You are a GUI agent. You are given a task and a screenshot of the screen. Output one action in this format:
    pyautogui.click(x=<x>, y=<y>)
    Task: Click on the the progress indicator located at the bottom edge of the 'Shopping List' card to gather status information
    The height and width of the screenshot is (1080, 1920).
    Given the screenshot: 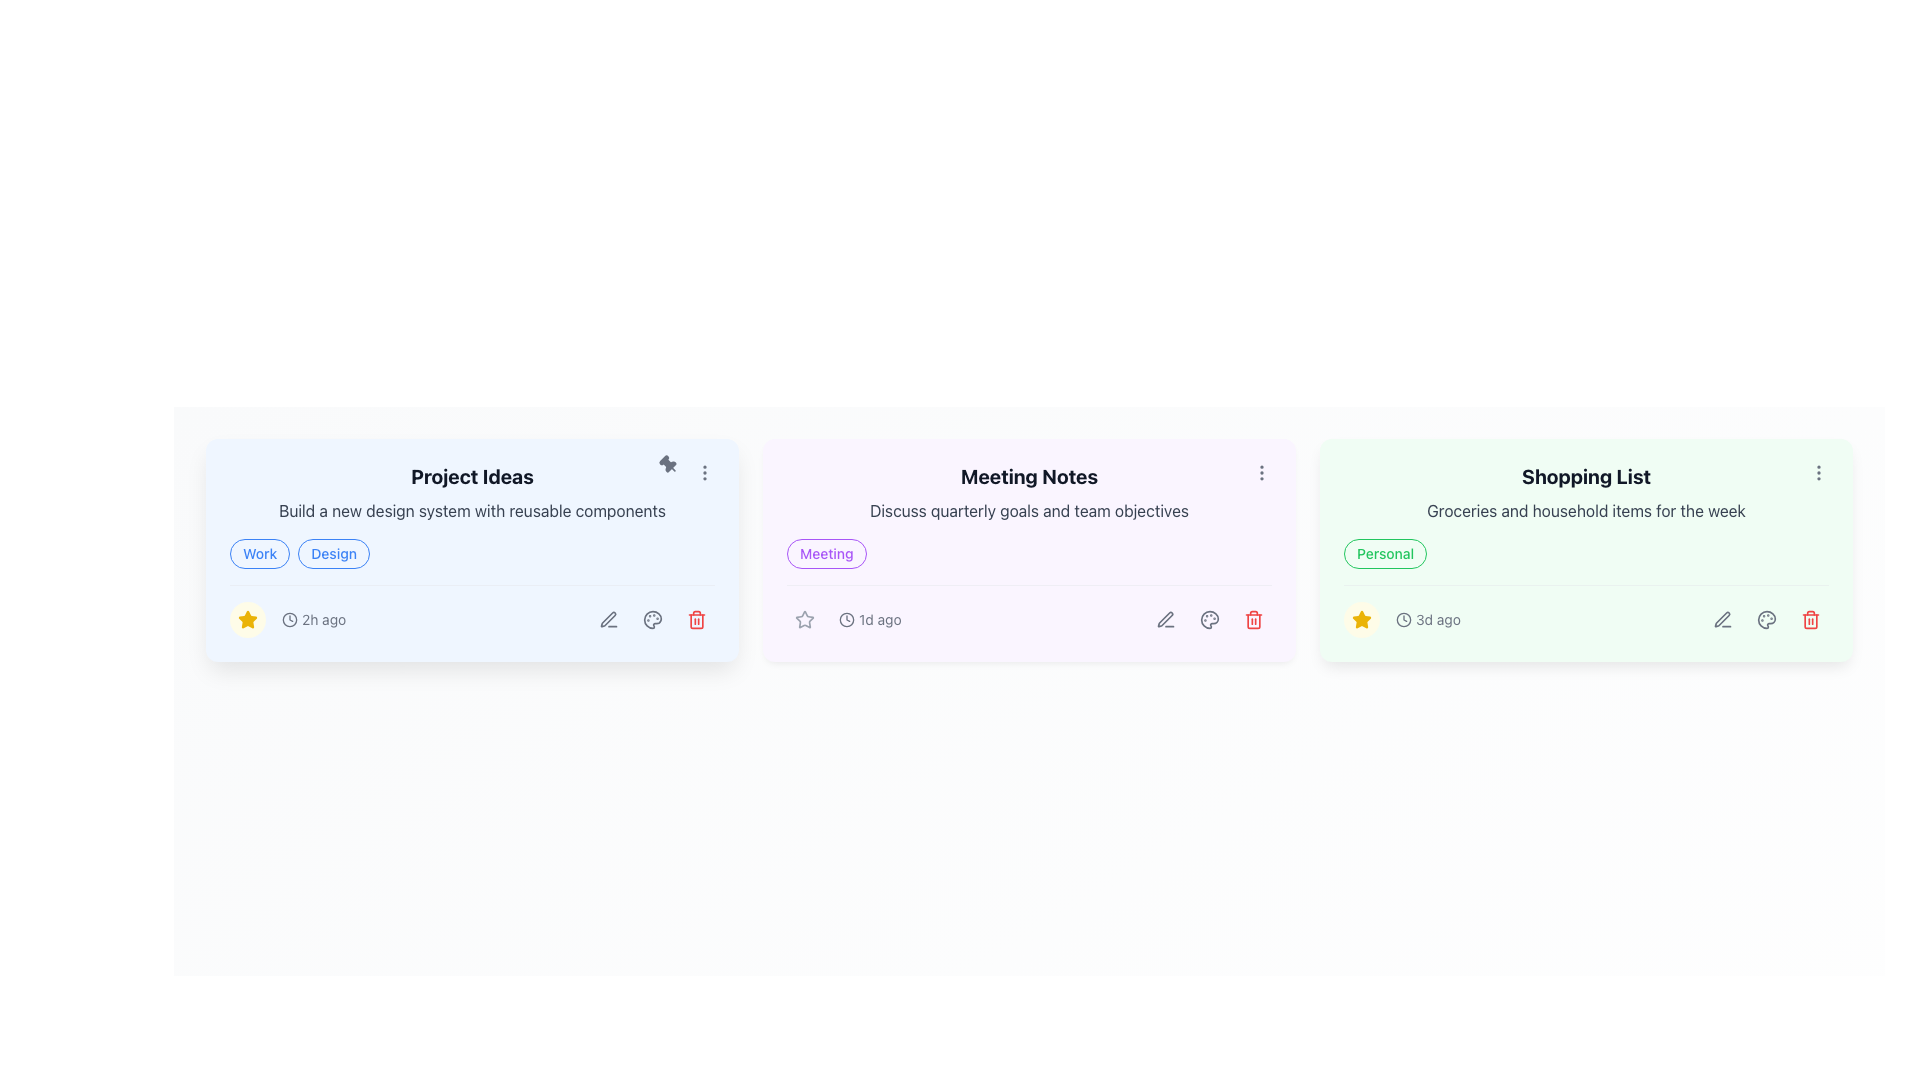 What is the action you would take?
    pyautogui.click(x=1585, y=659)
    